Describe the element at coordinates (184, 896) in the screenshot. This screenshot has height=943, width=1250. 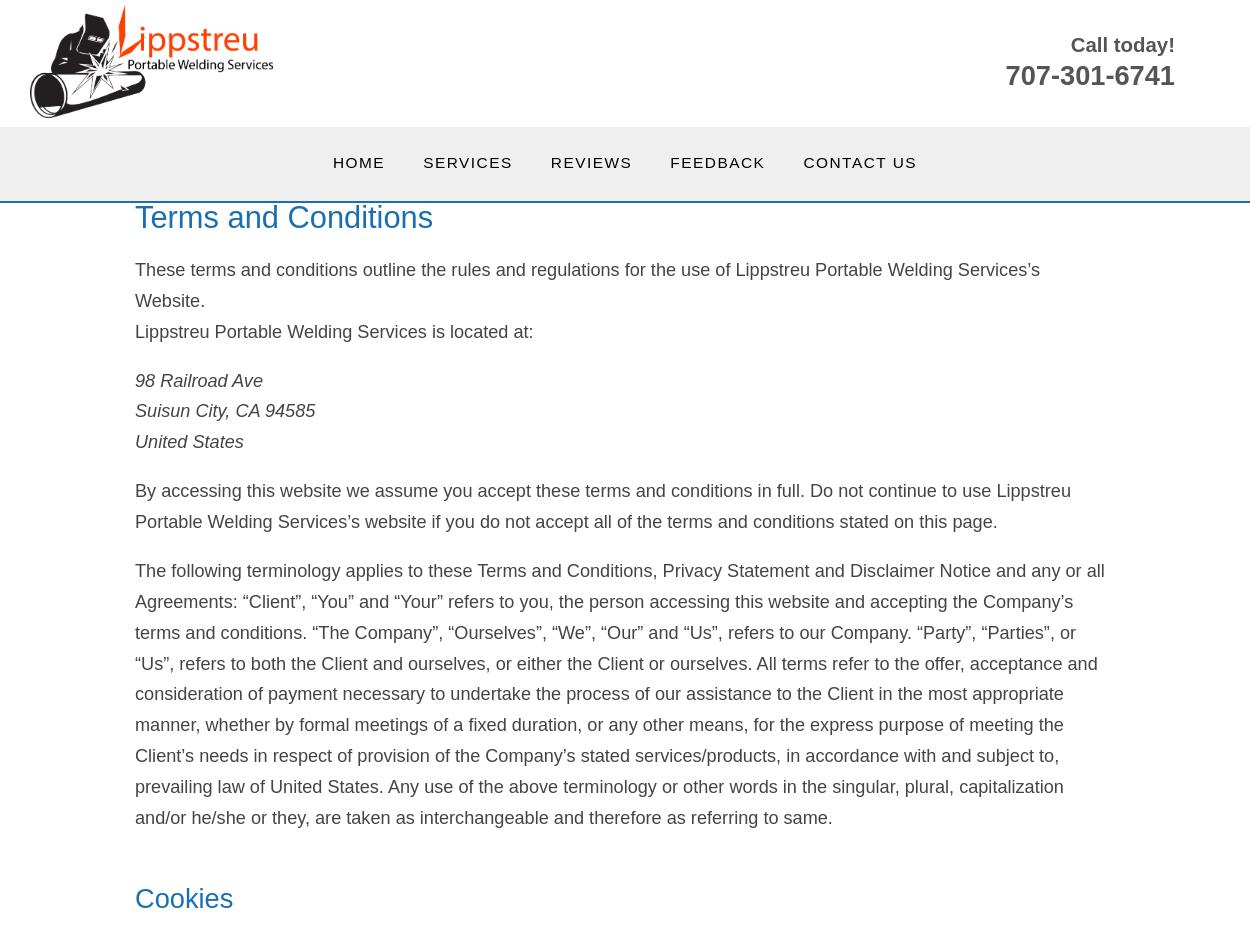
I see `'Cookies'` at that location.